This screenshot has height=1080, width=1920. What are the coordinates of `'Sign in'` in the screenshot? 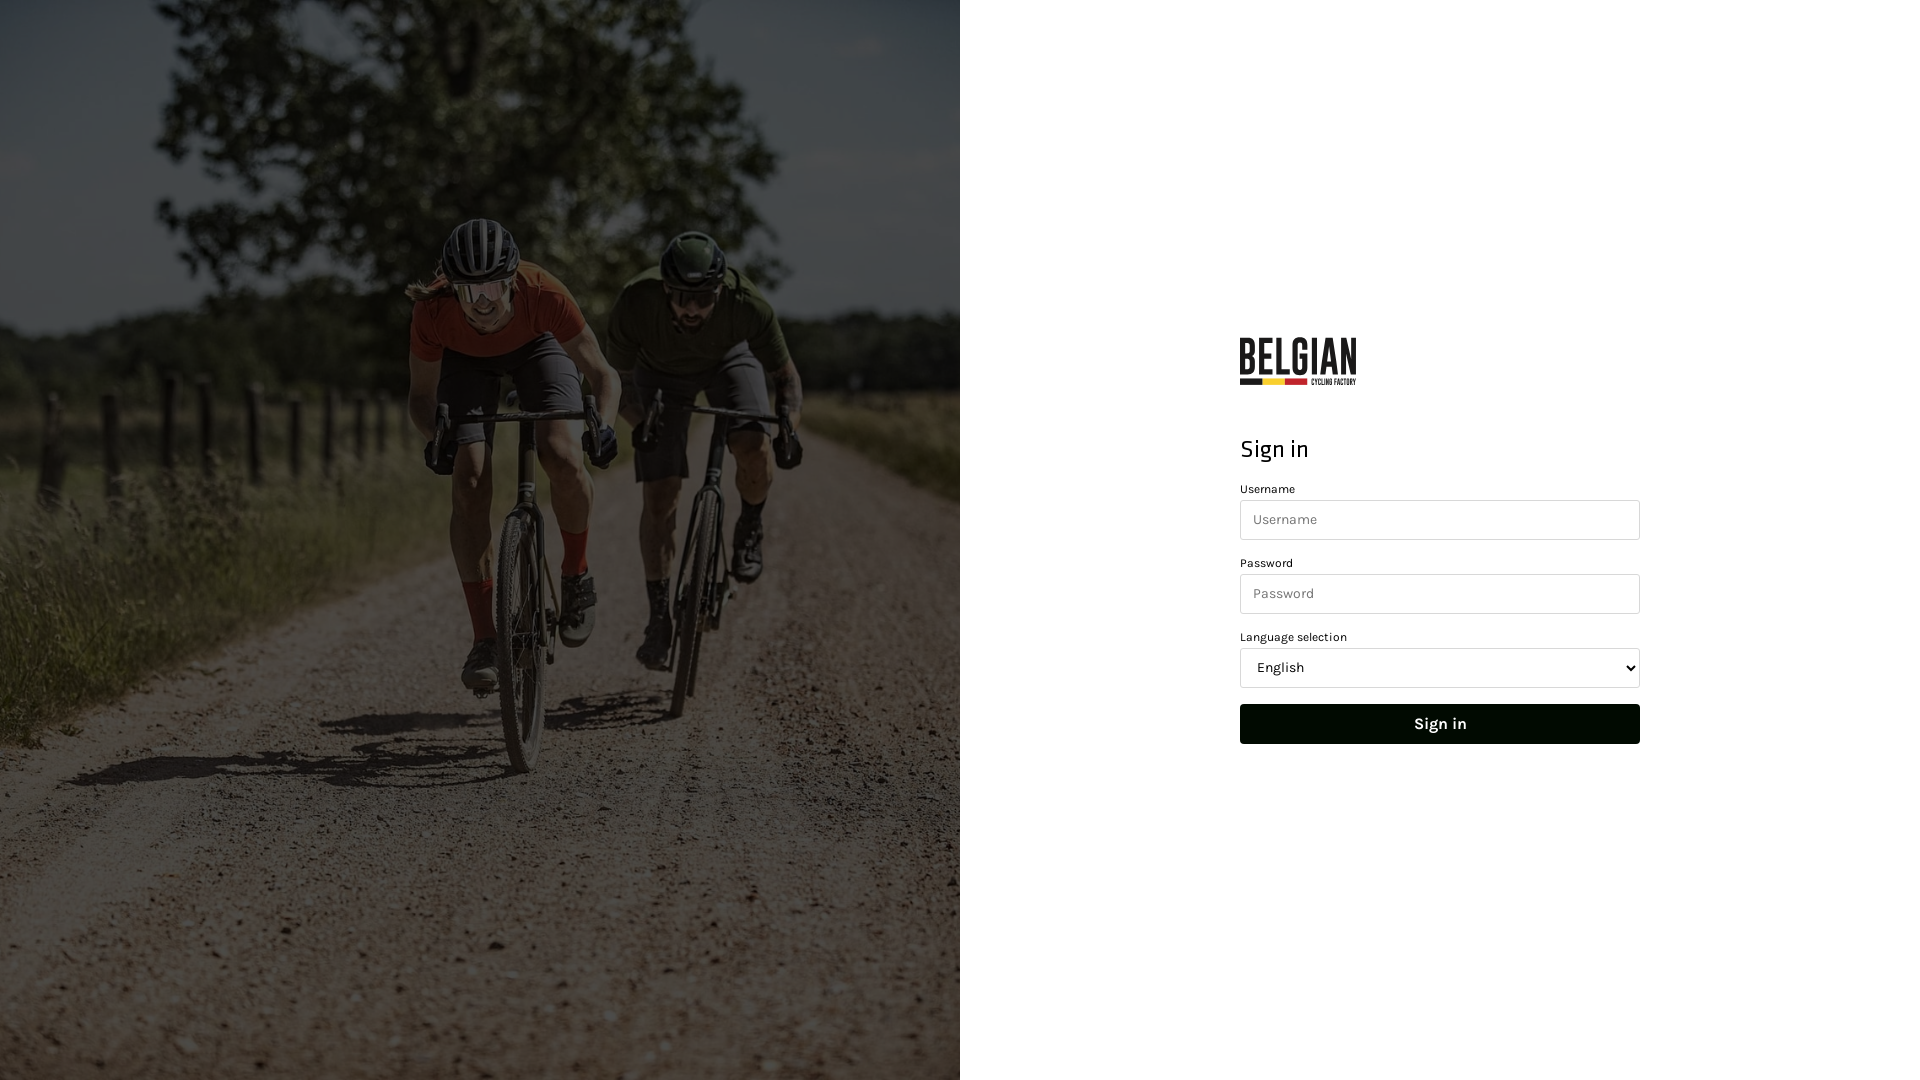 It's located at (1440, 724).